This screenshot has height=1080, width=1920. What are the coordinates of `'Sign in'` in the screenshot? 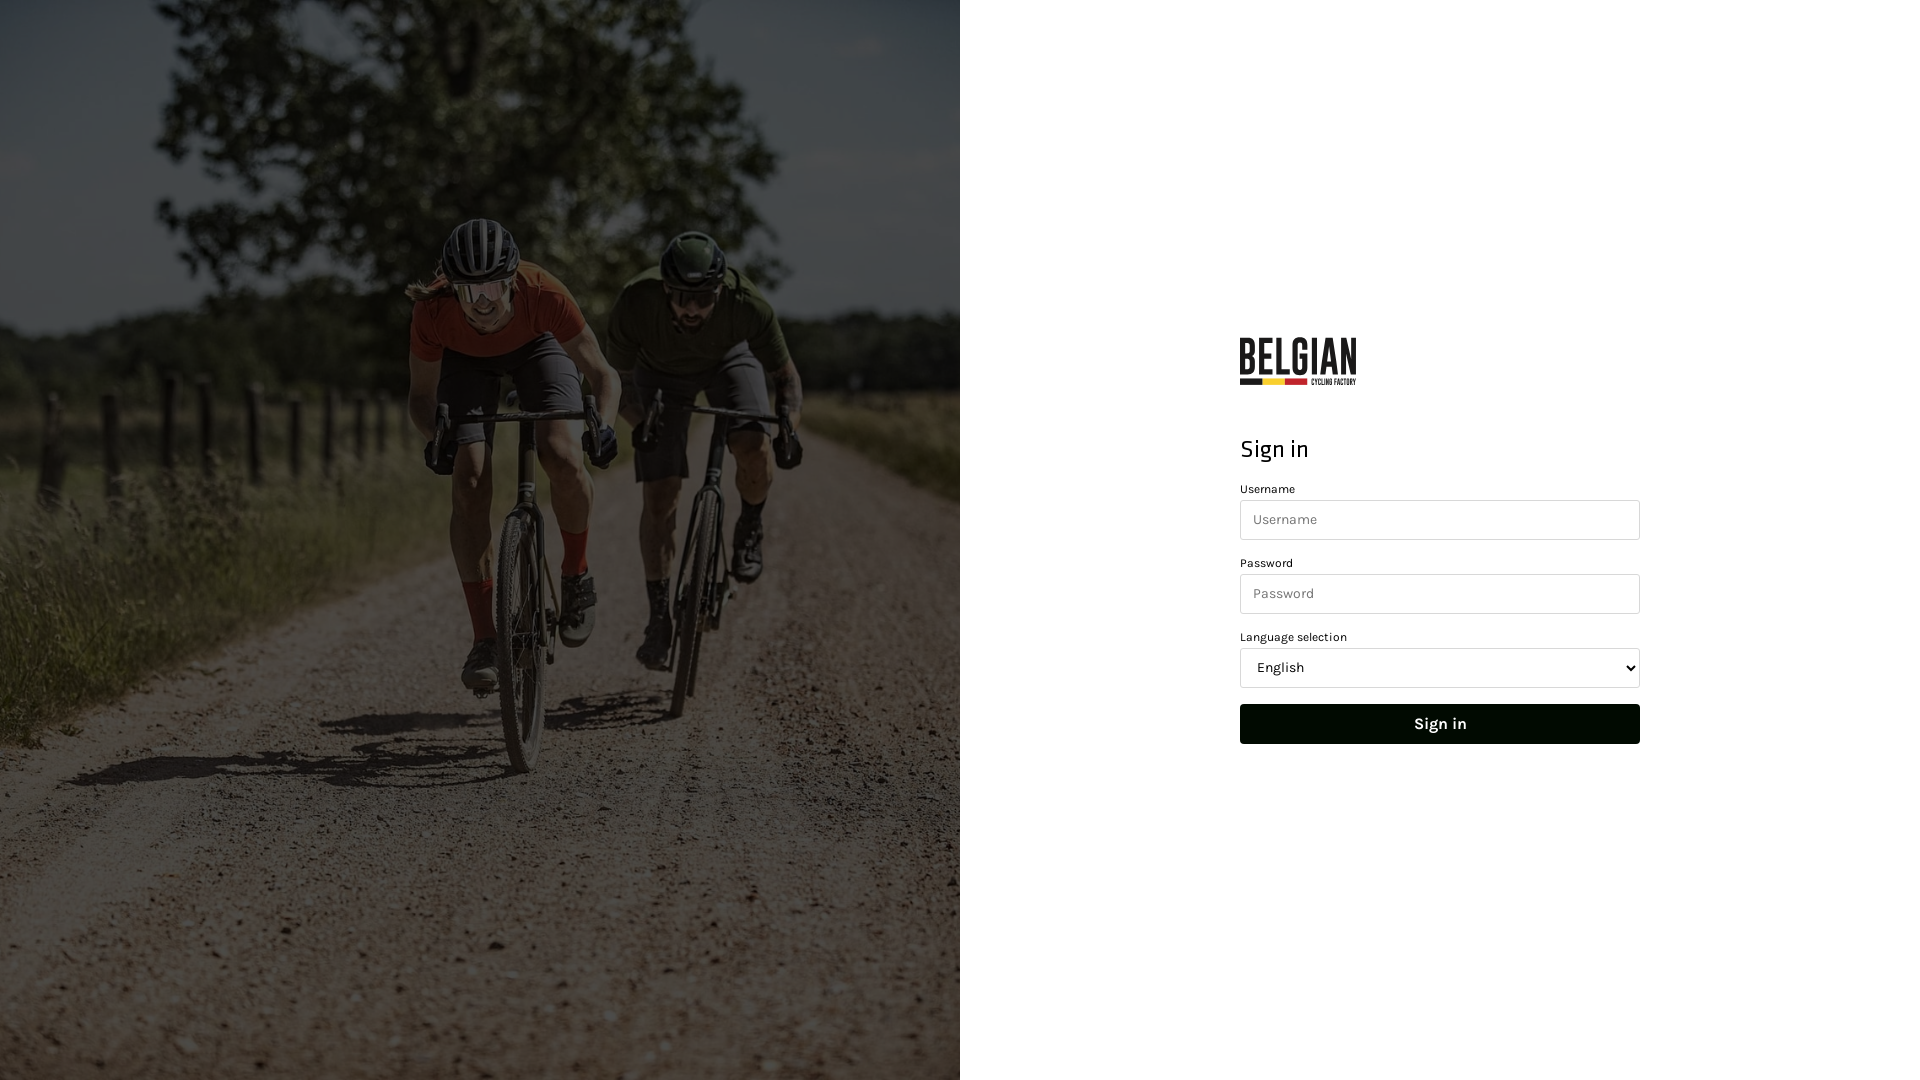 It's located at (1440, 724).